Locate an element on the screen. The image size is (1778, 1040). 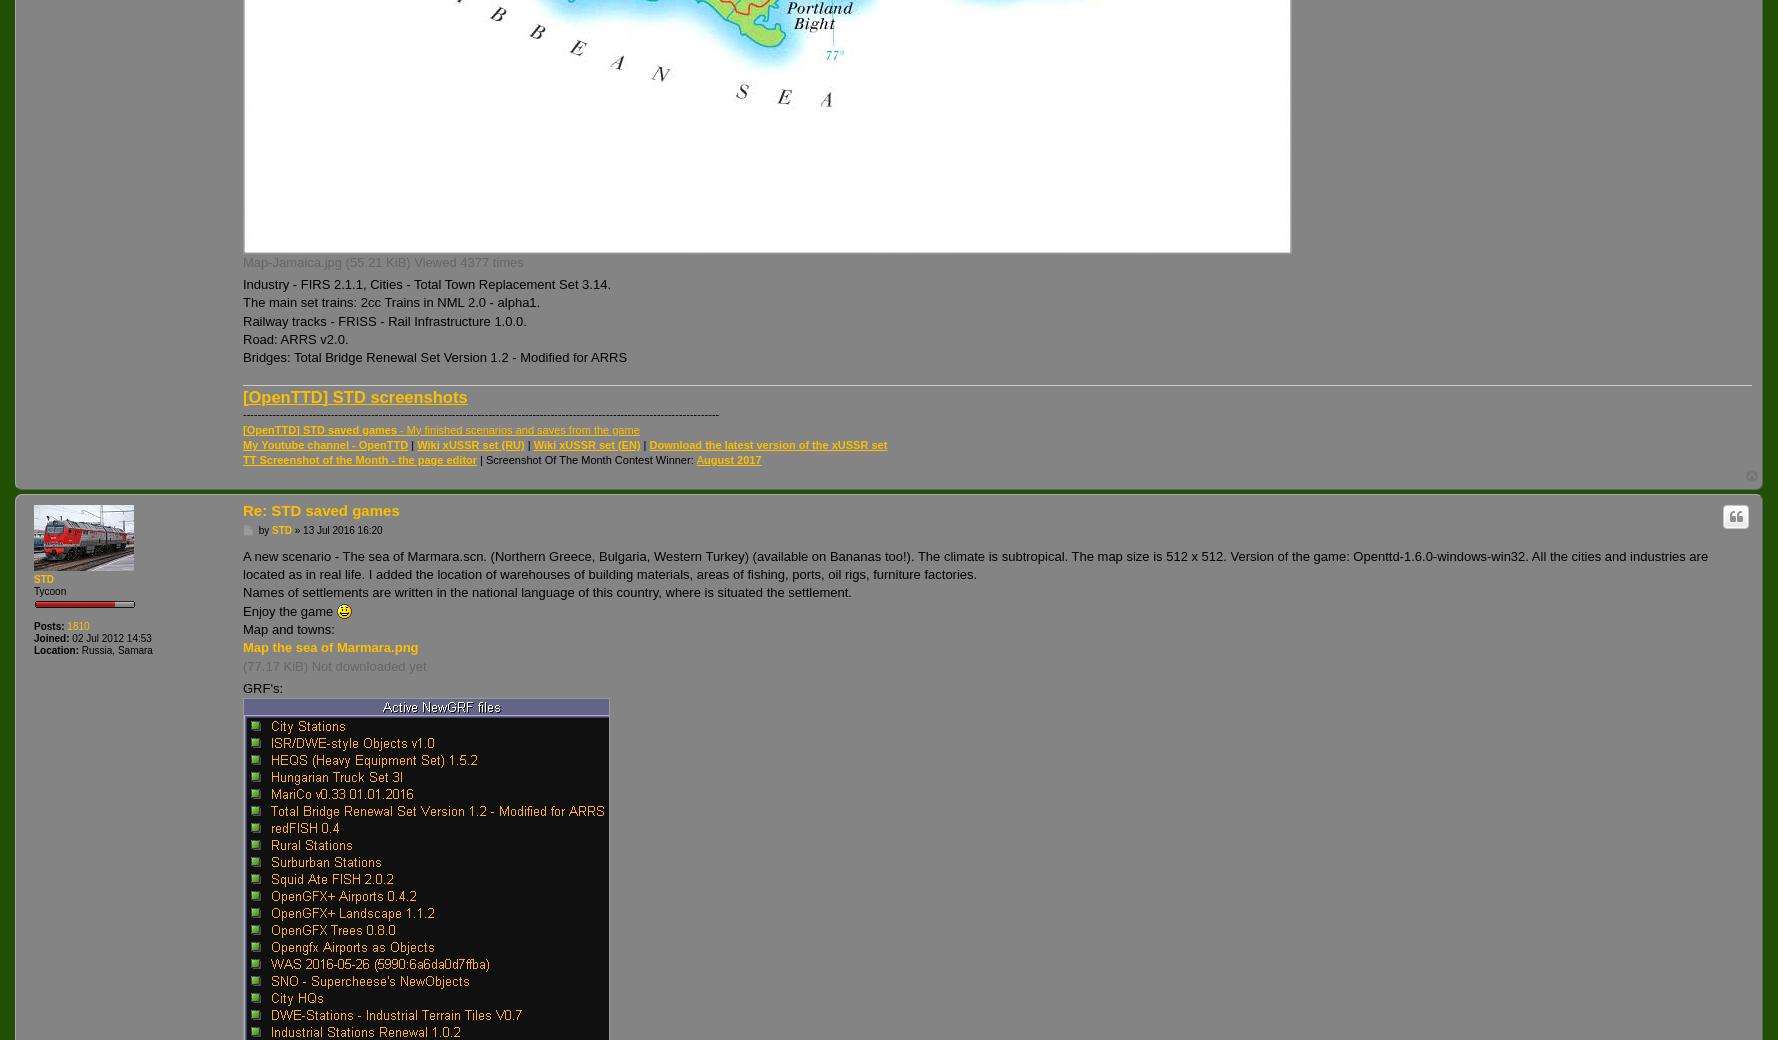
'Tycoon' is located at coordinates (49, 589).